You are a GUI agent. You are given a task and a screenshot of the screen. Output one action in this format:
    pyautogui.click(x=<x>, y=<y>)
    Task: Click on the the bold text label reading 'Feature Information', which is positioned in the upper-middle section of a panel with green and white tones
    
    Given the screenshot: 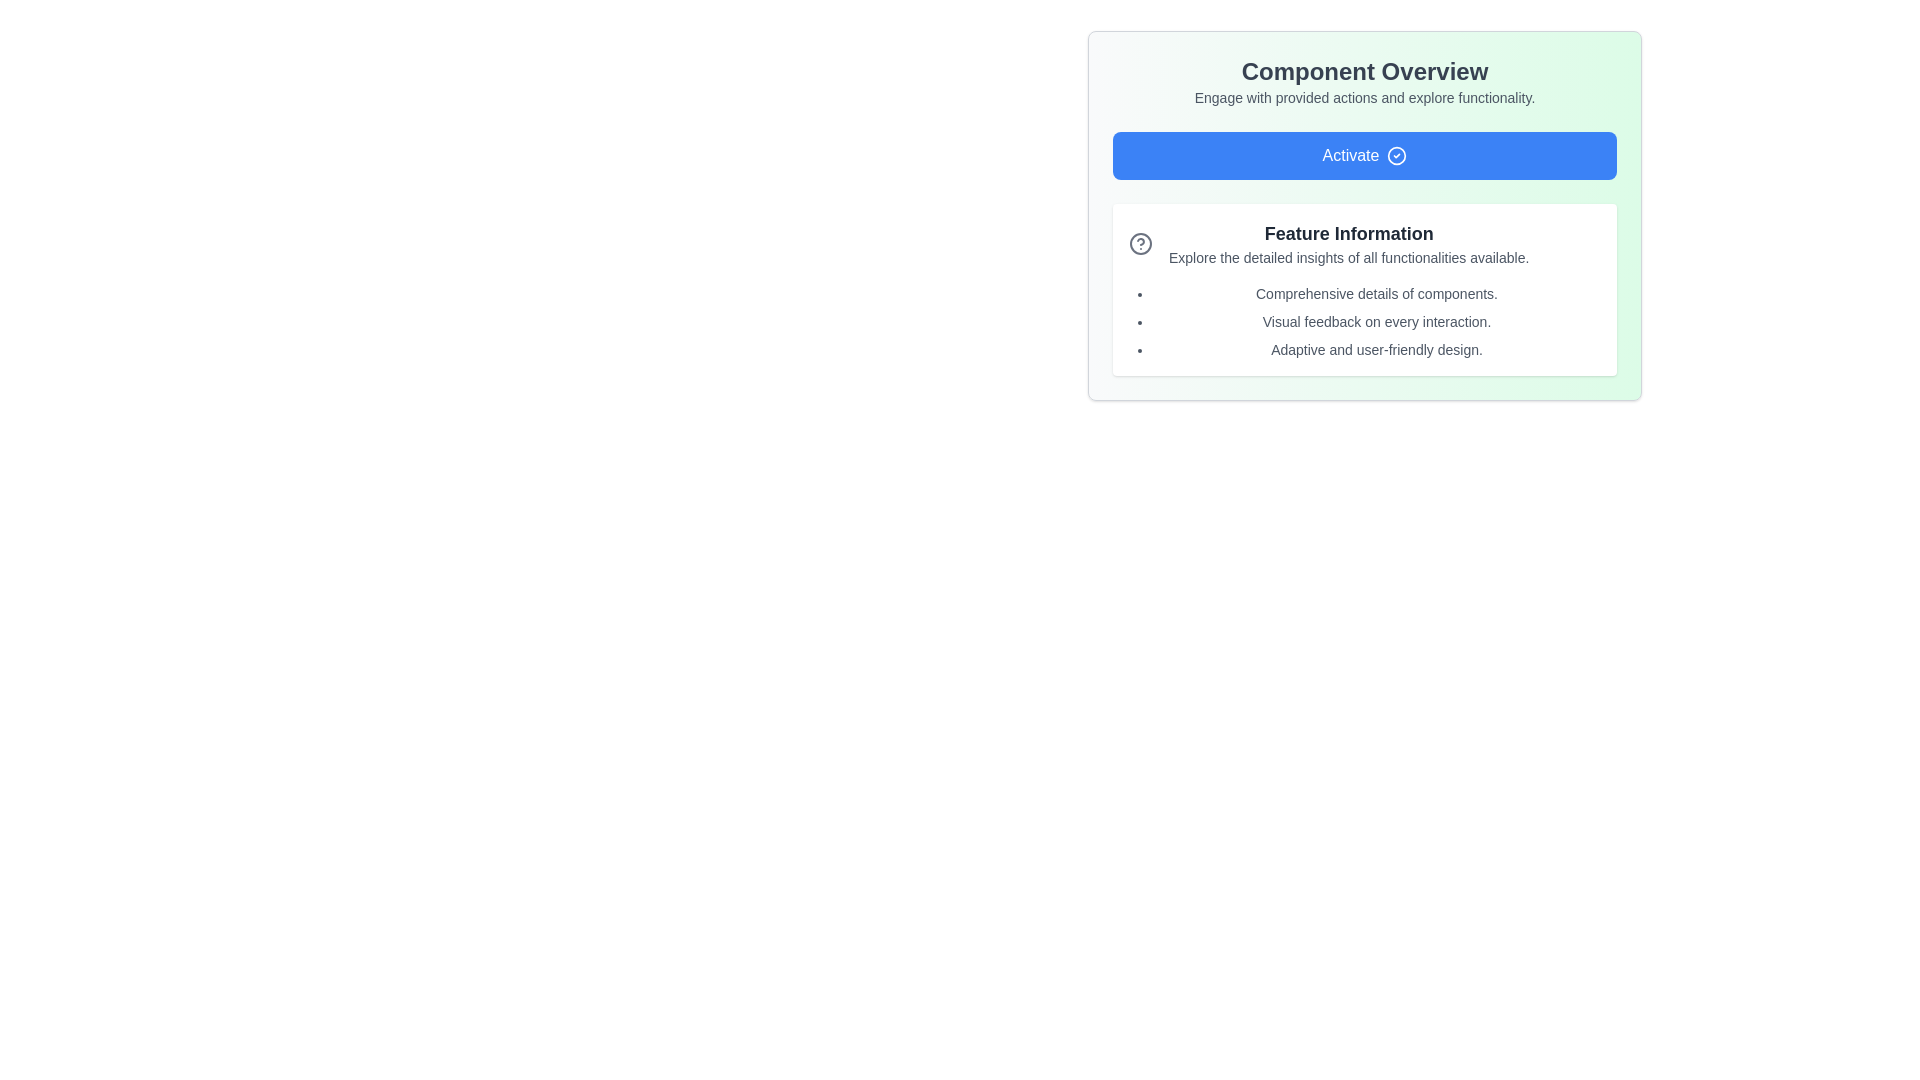 What is the action you would take?
    pyautogui.click(x=1349, y=233)
    